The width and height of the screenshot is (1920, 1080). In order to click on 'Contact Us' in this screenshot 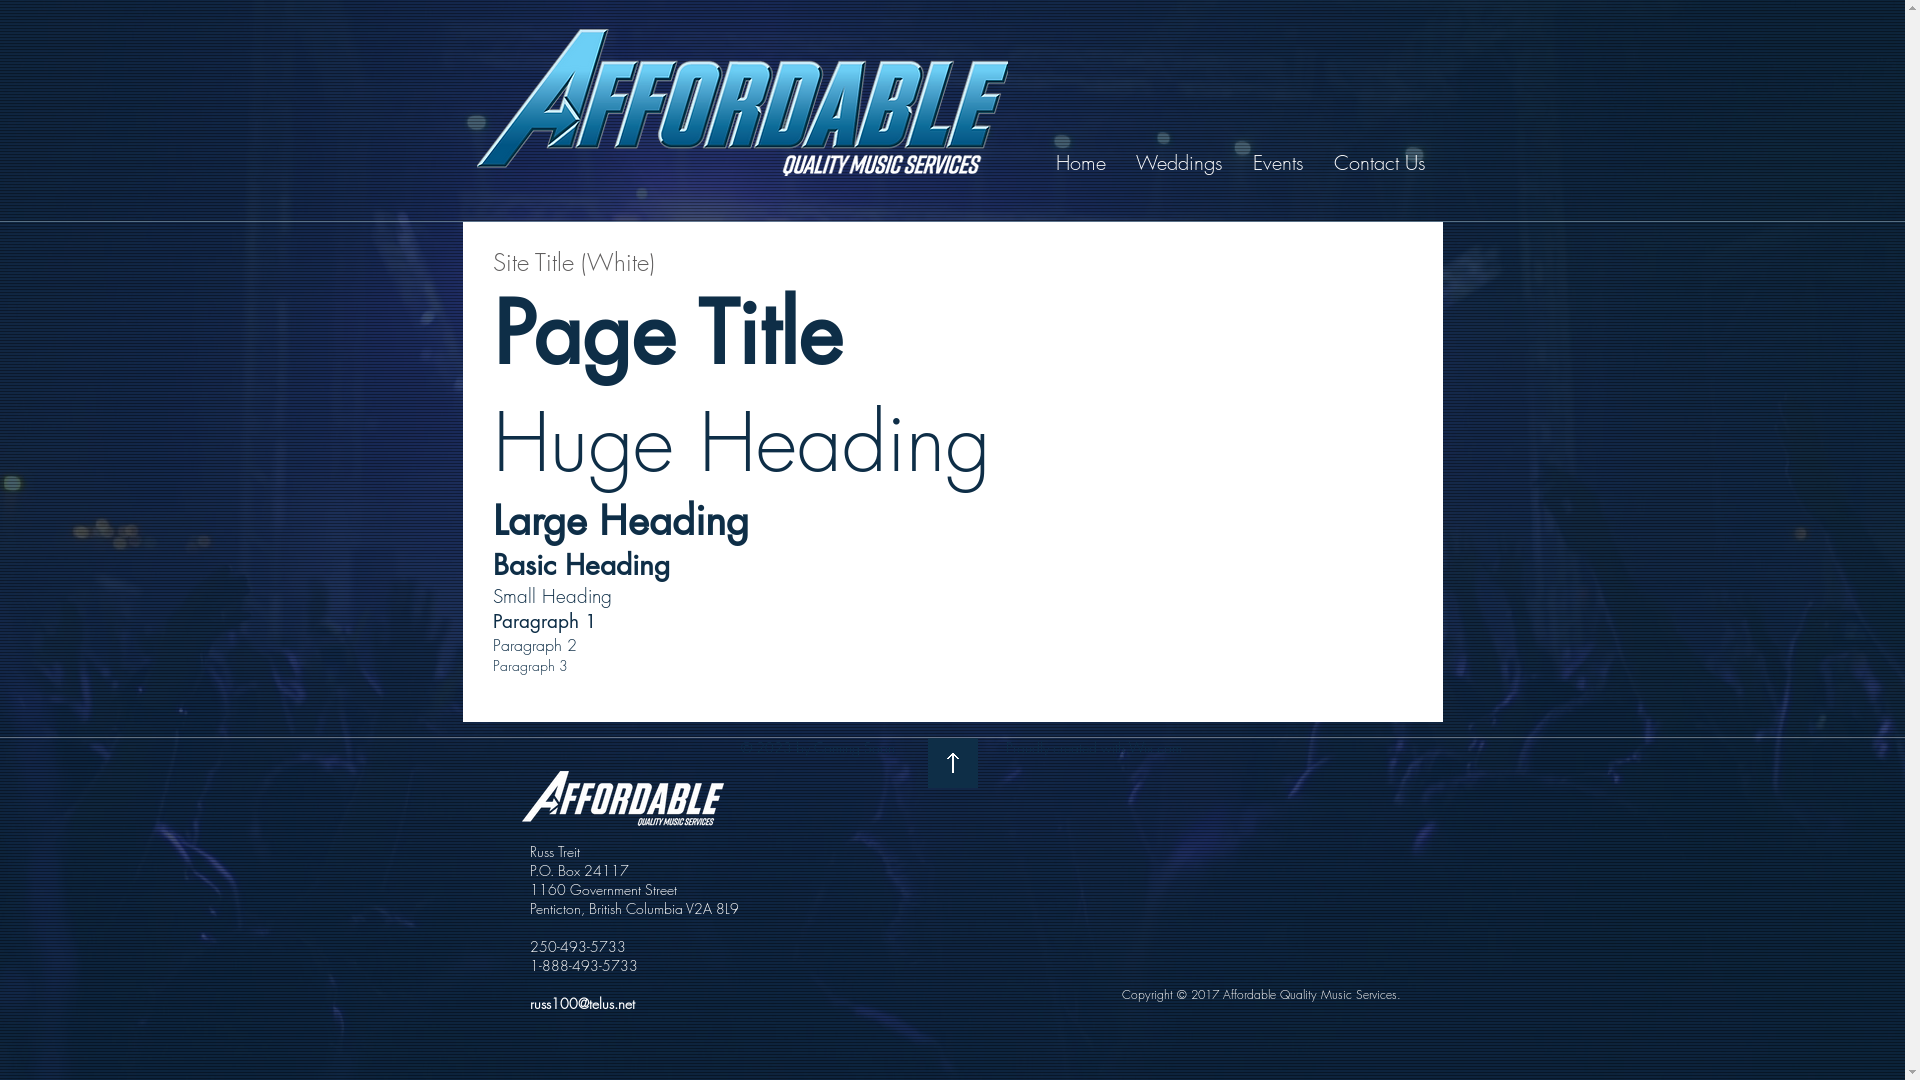, I will do `click(1379, 161)`.